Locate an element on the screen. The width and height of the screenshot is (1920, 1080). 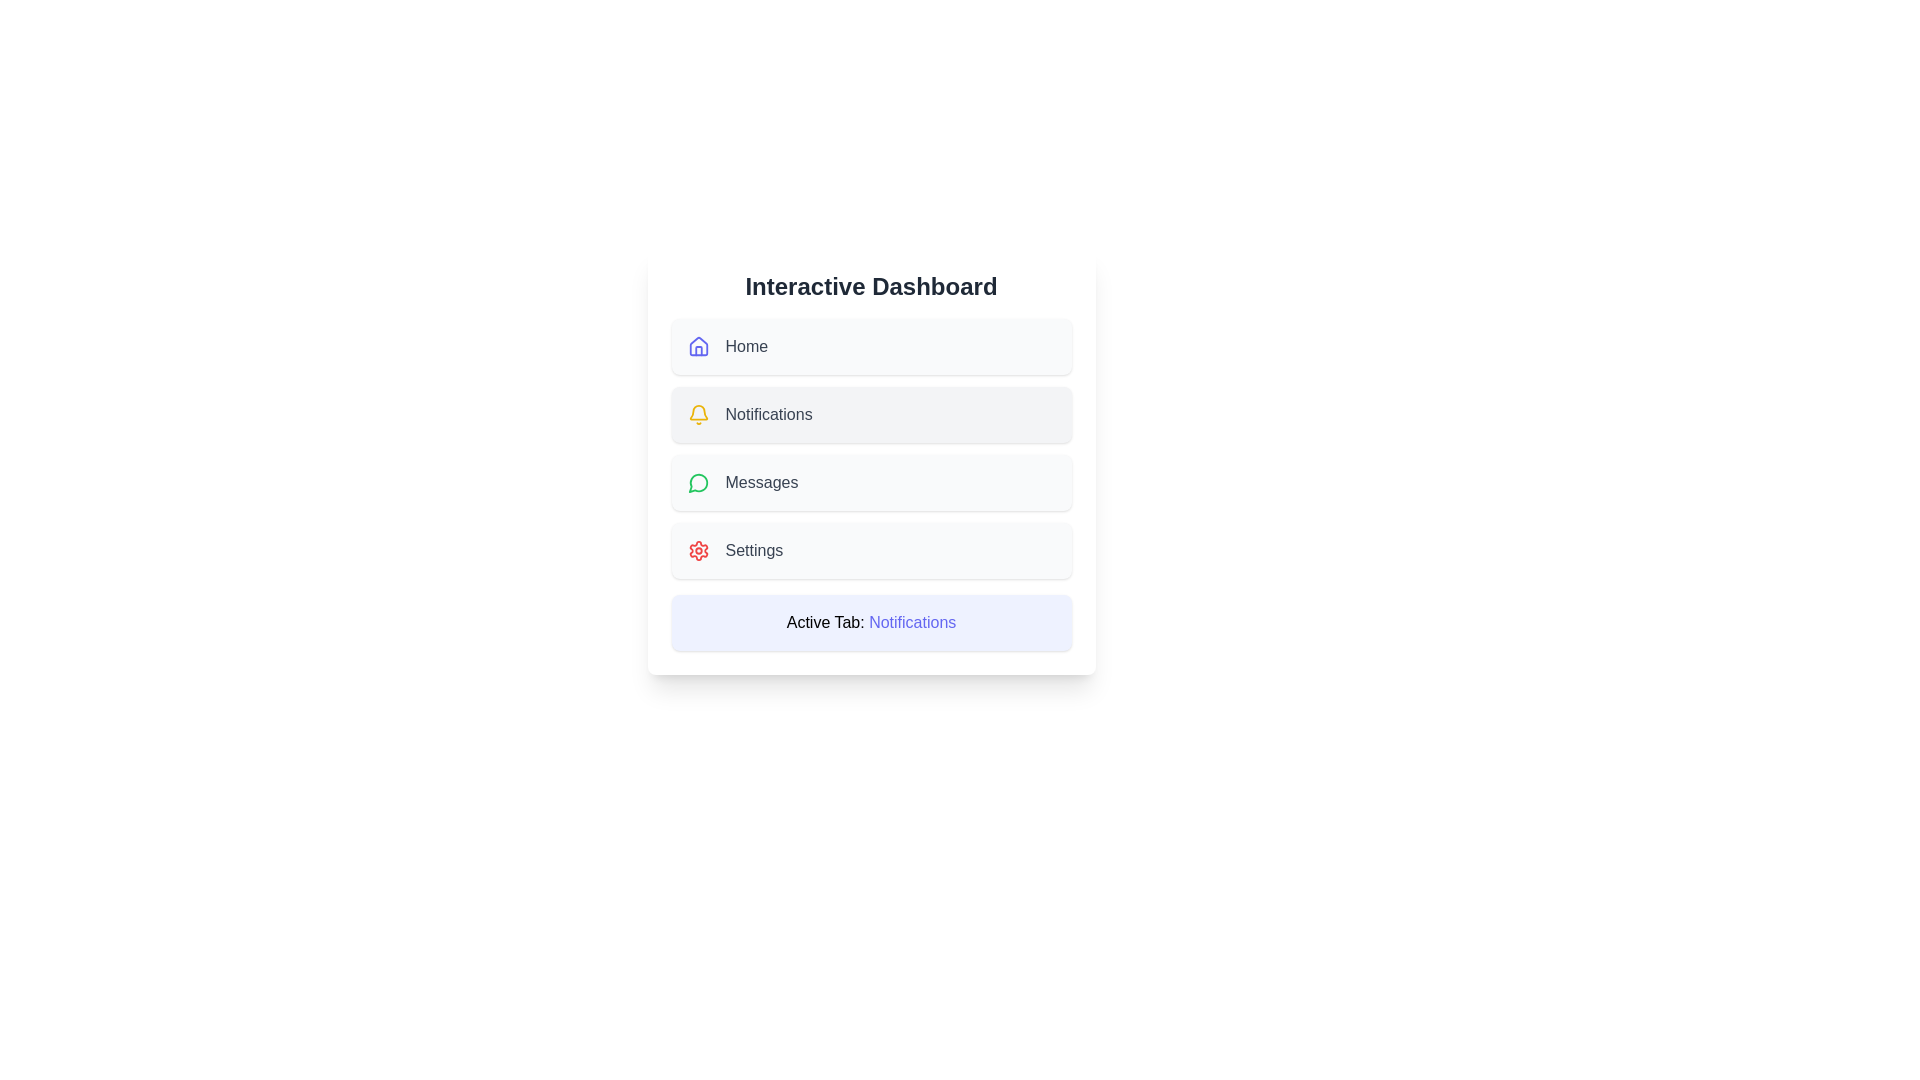
the menu item icon corresponding to Notifications is located at coordinates (698, 414).